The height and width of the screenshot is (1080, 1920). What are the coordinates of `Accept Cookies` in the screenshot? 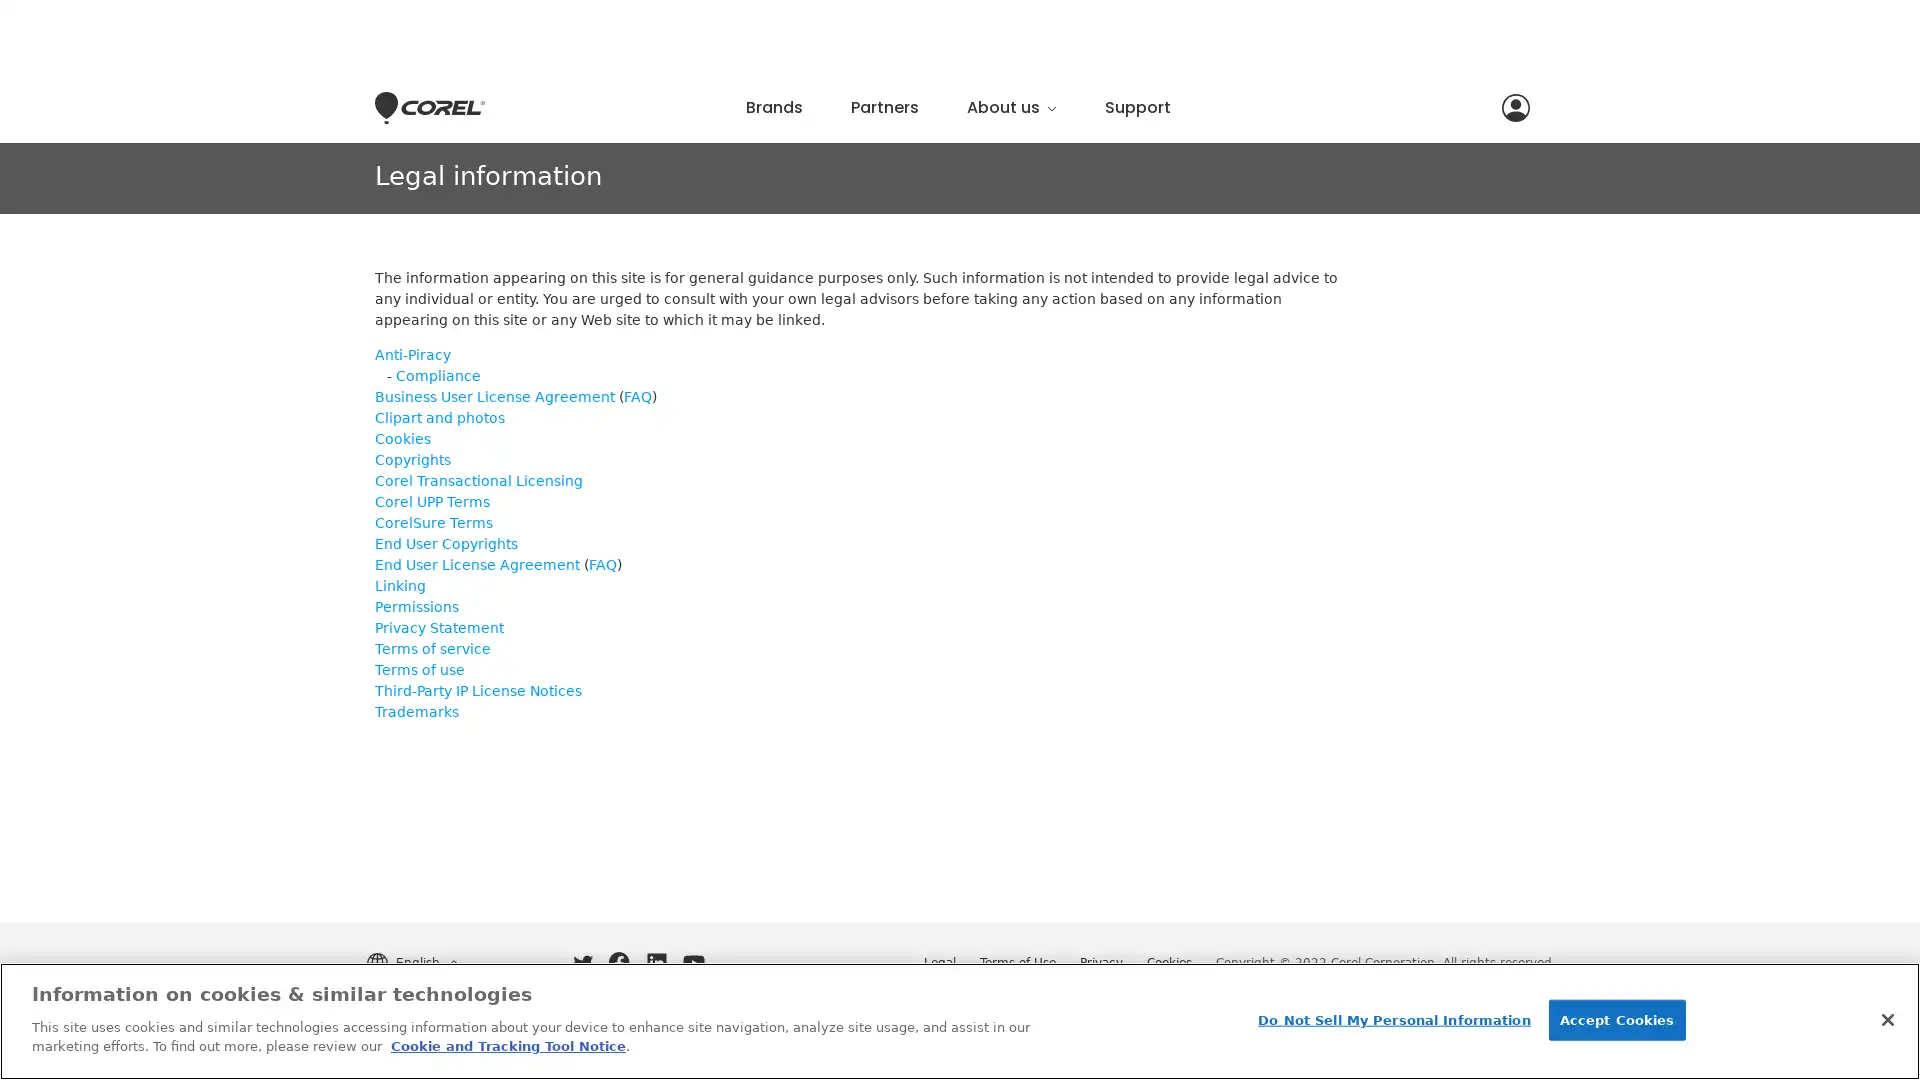 It's located at (1616, 1019).